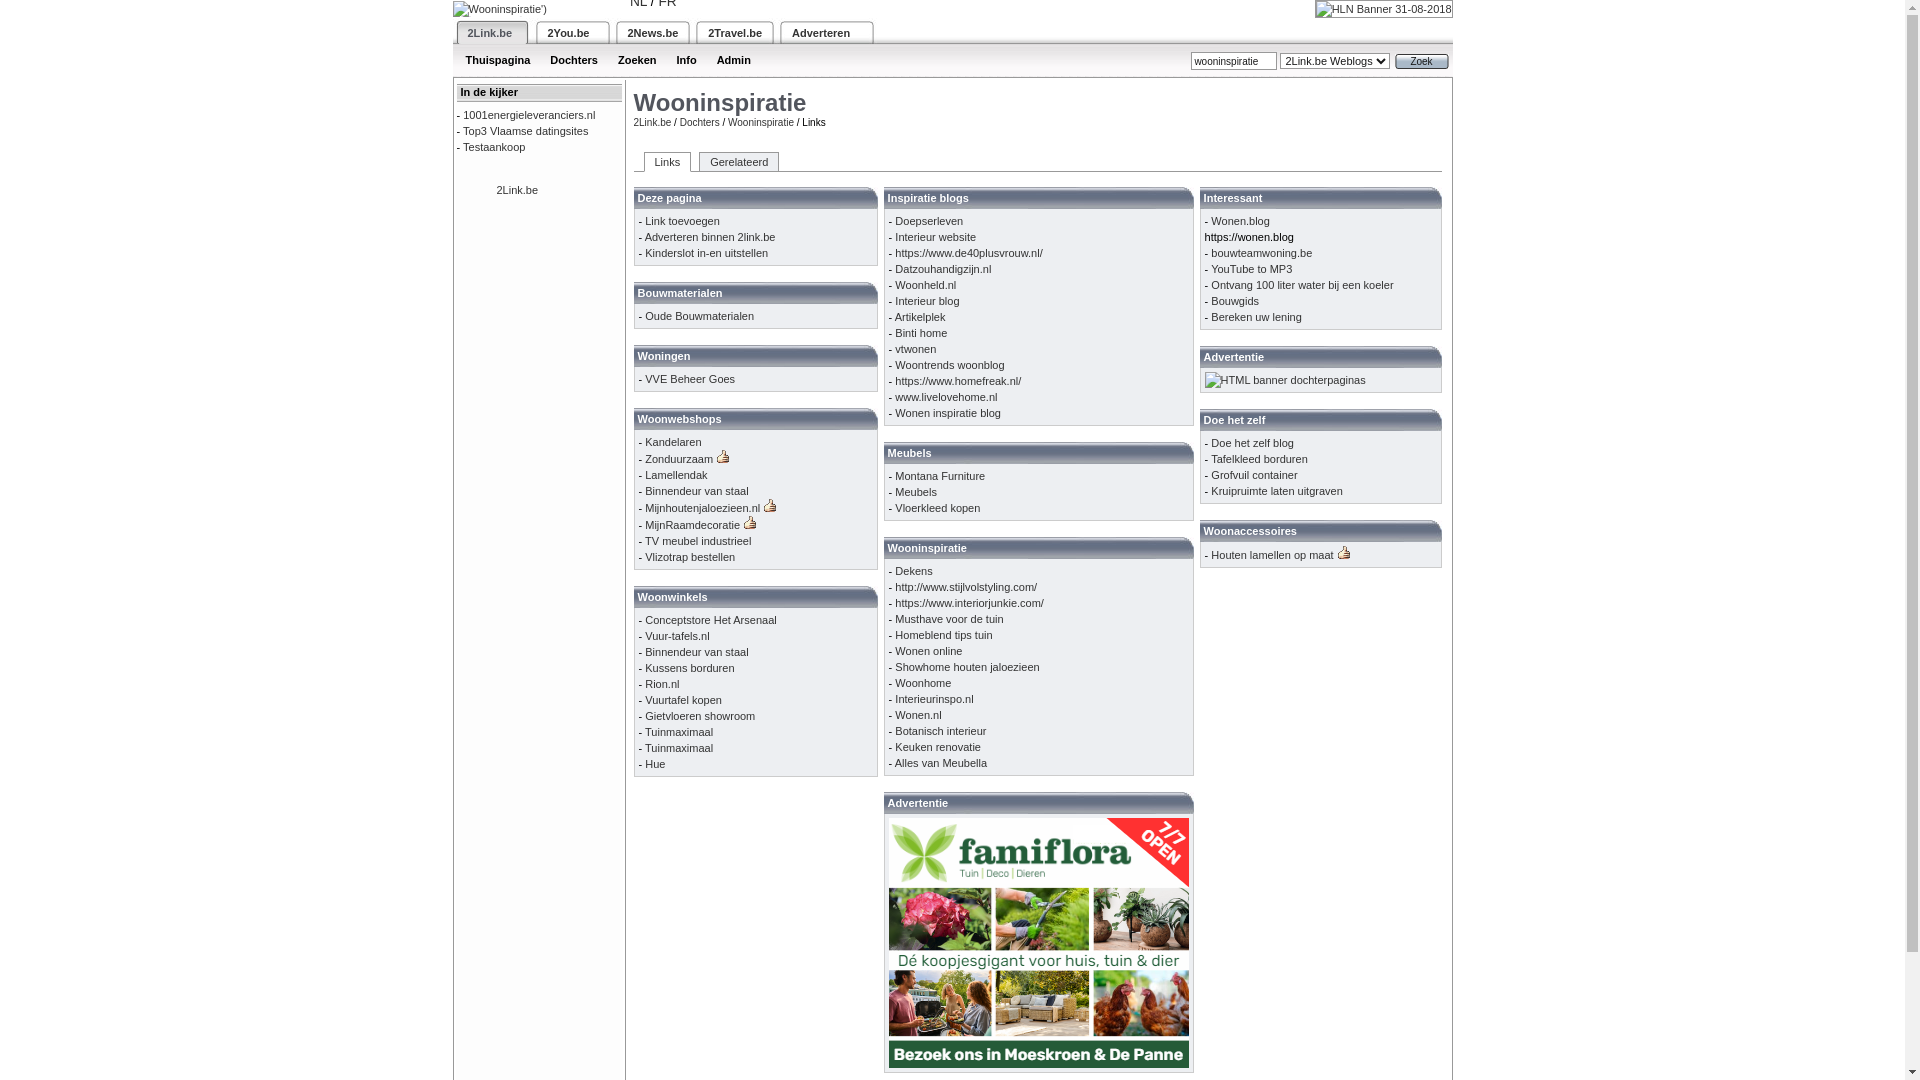 The image size is (1920, 1080). Describe the element at coordinates (1301, 285) in the screenshot. I see `'Ontvang 100 liter water bij een koeler'` at that location.